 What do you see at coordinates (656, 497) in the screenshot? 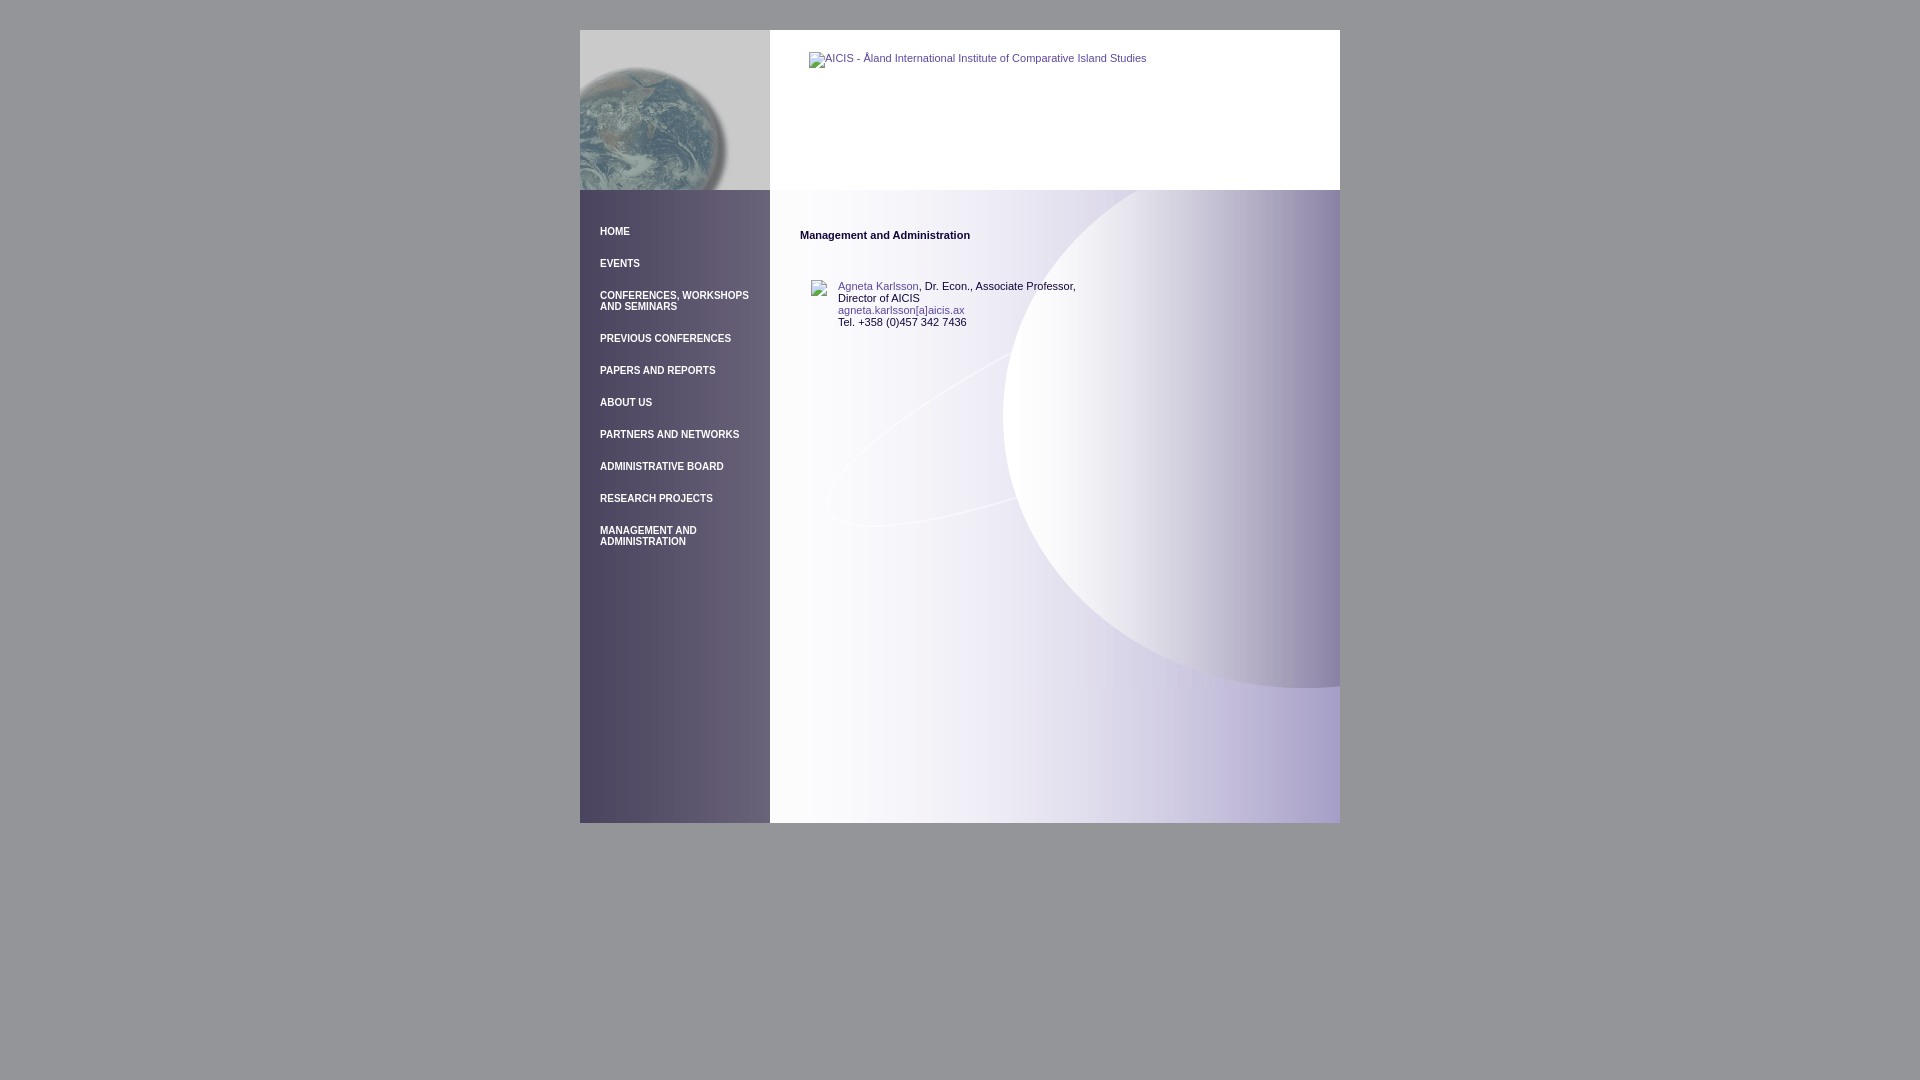
I see `'RESEARCH PROJECTS'` at bounding box center [656, 497].